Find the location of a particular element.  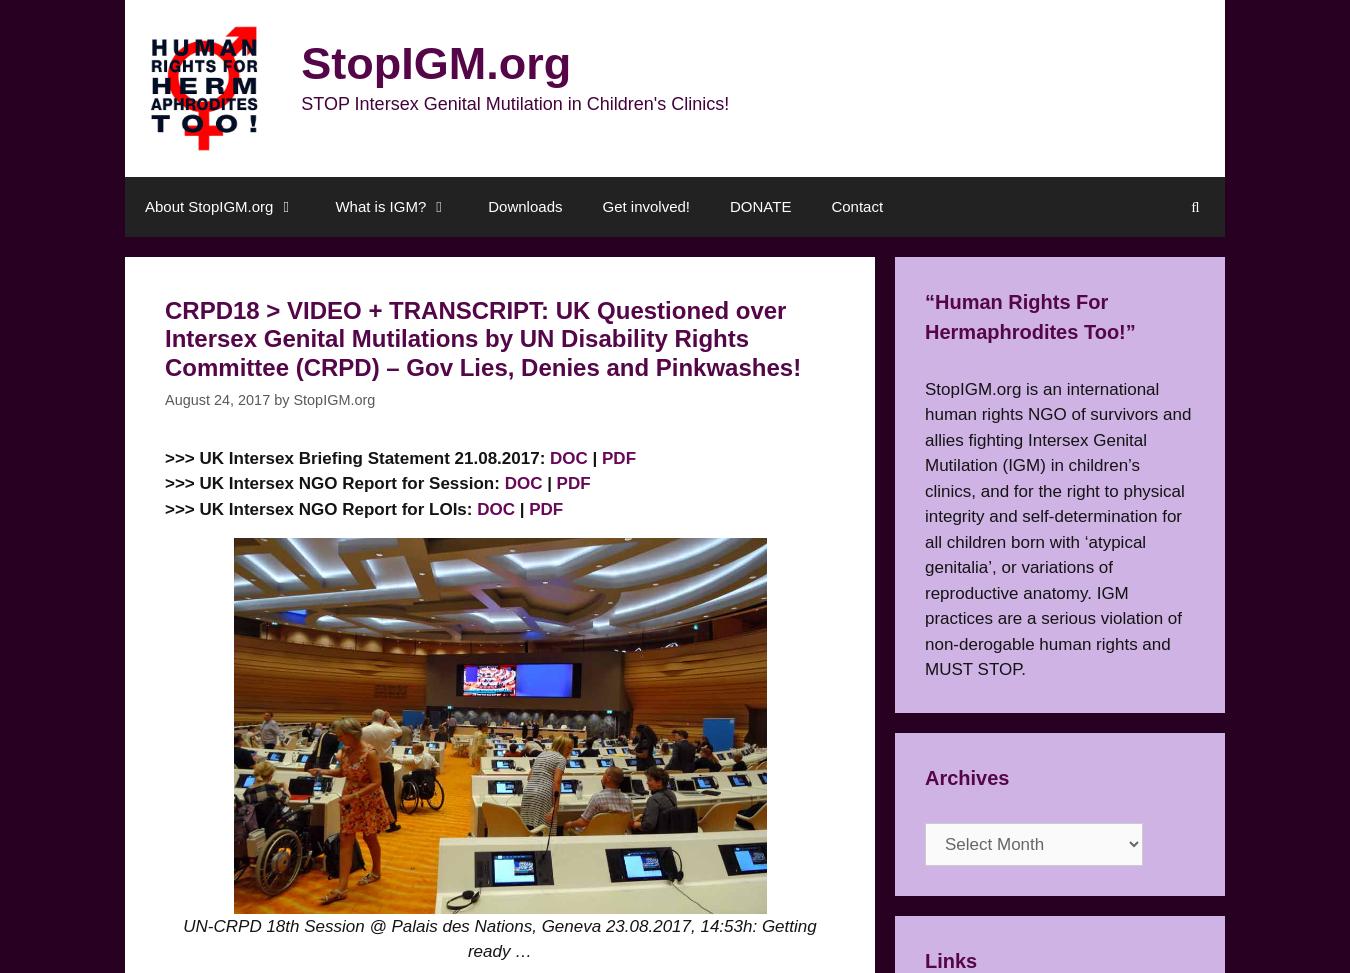

'STOP Intersex Genital Mutilation in Children's Clinics!' is located at coordinates (514, 103).